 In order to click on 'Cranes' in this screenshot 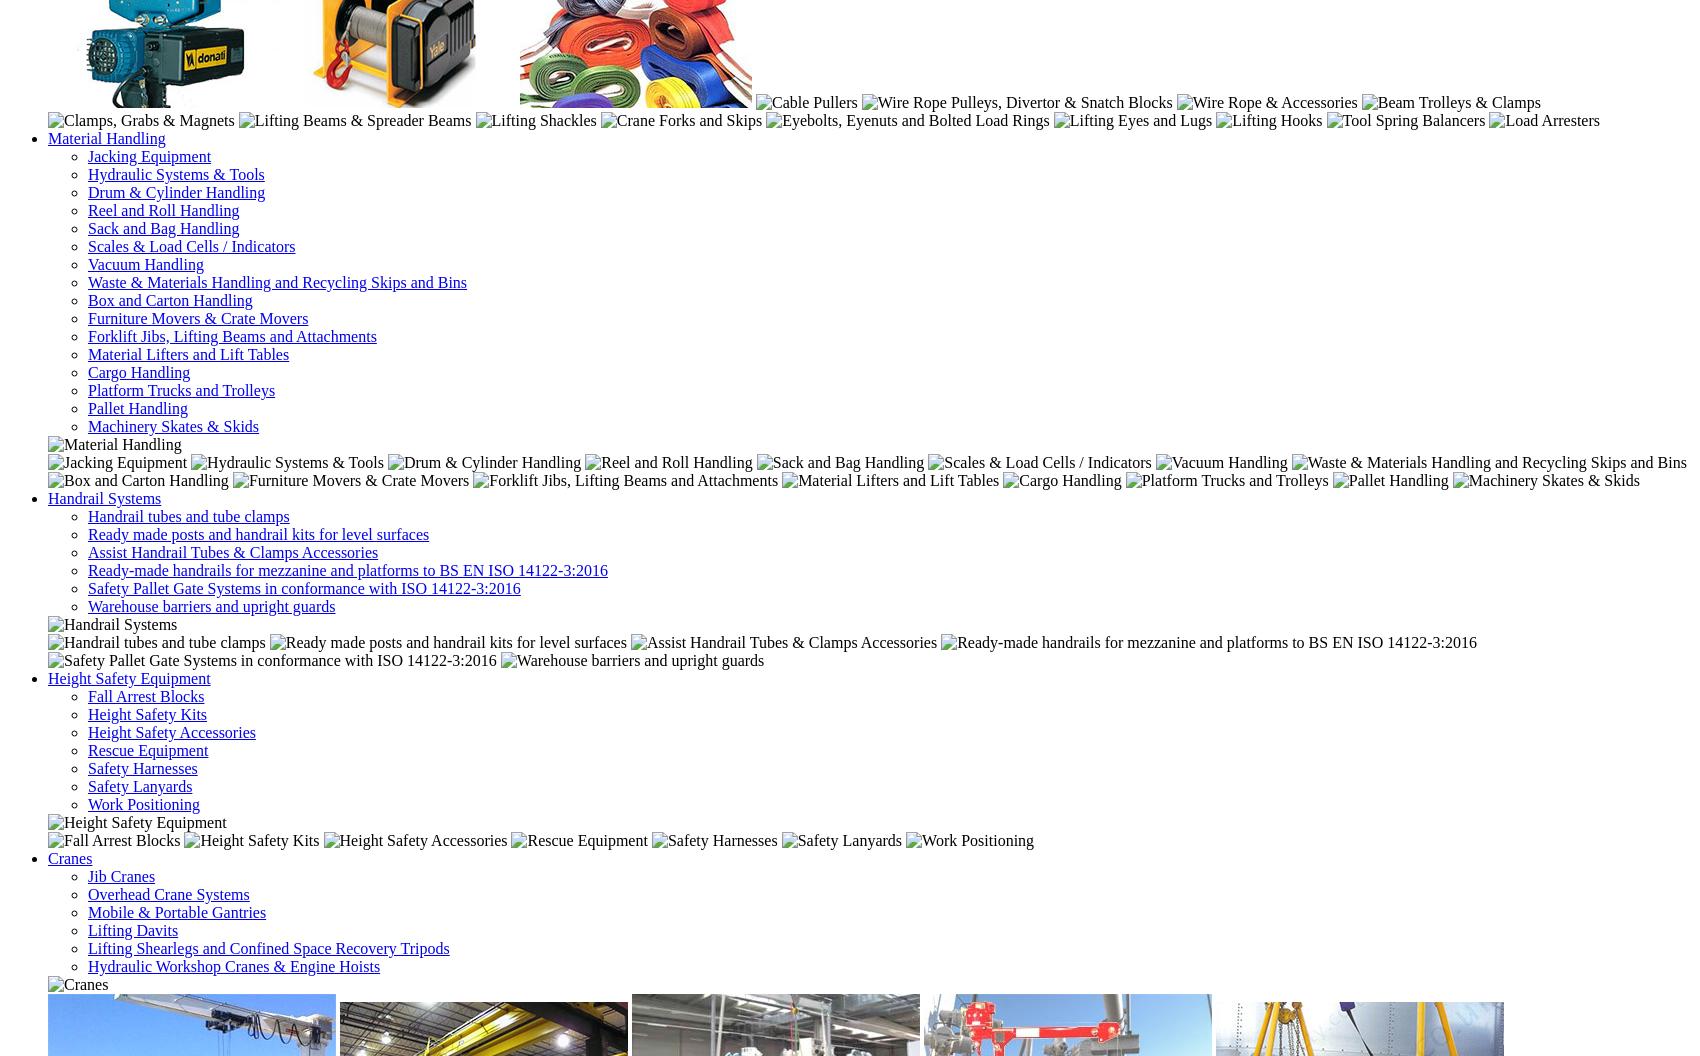, I will do `click(70, 857)`.